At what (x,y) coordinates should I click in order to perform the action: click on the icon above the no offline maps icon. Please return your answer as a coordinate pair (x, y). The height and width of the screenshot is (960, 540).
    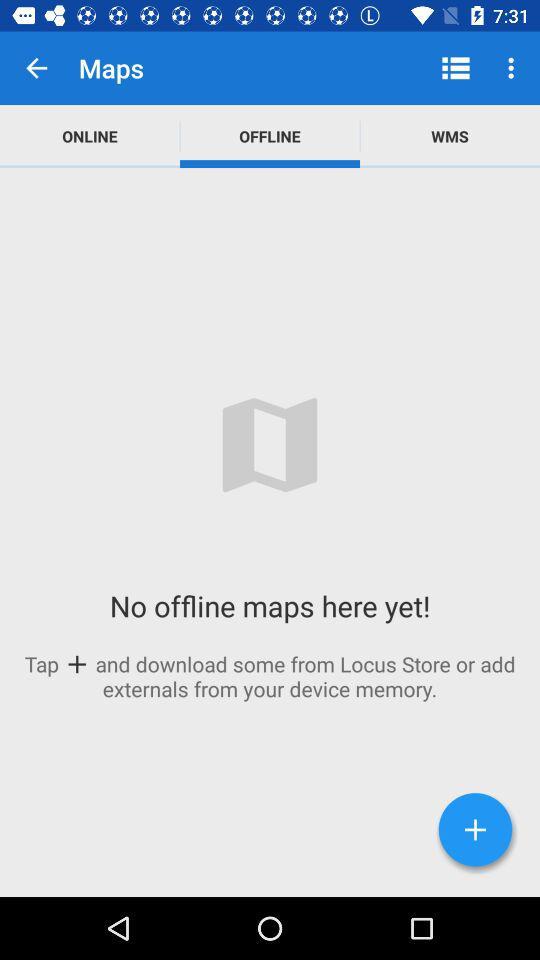
    Looking at the image, I should click on (449, 135).